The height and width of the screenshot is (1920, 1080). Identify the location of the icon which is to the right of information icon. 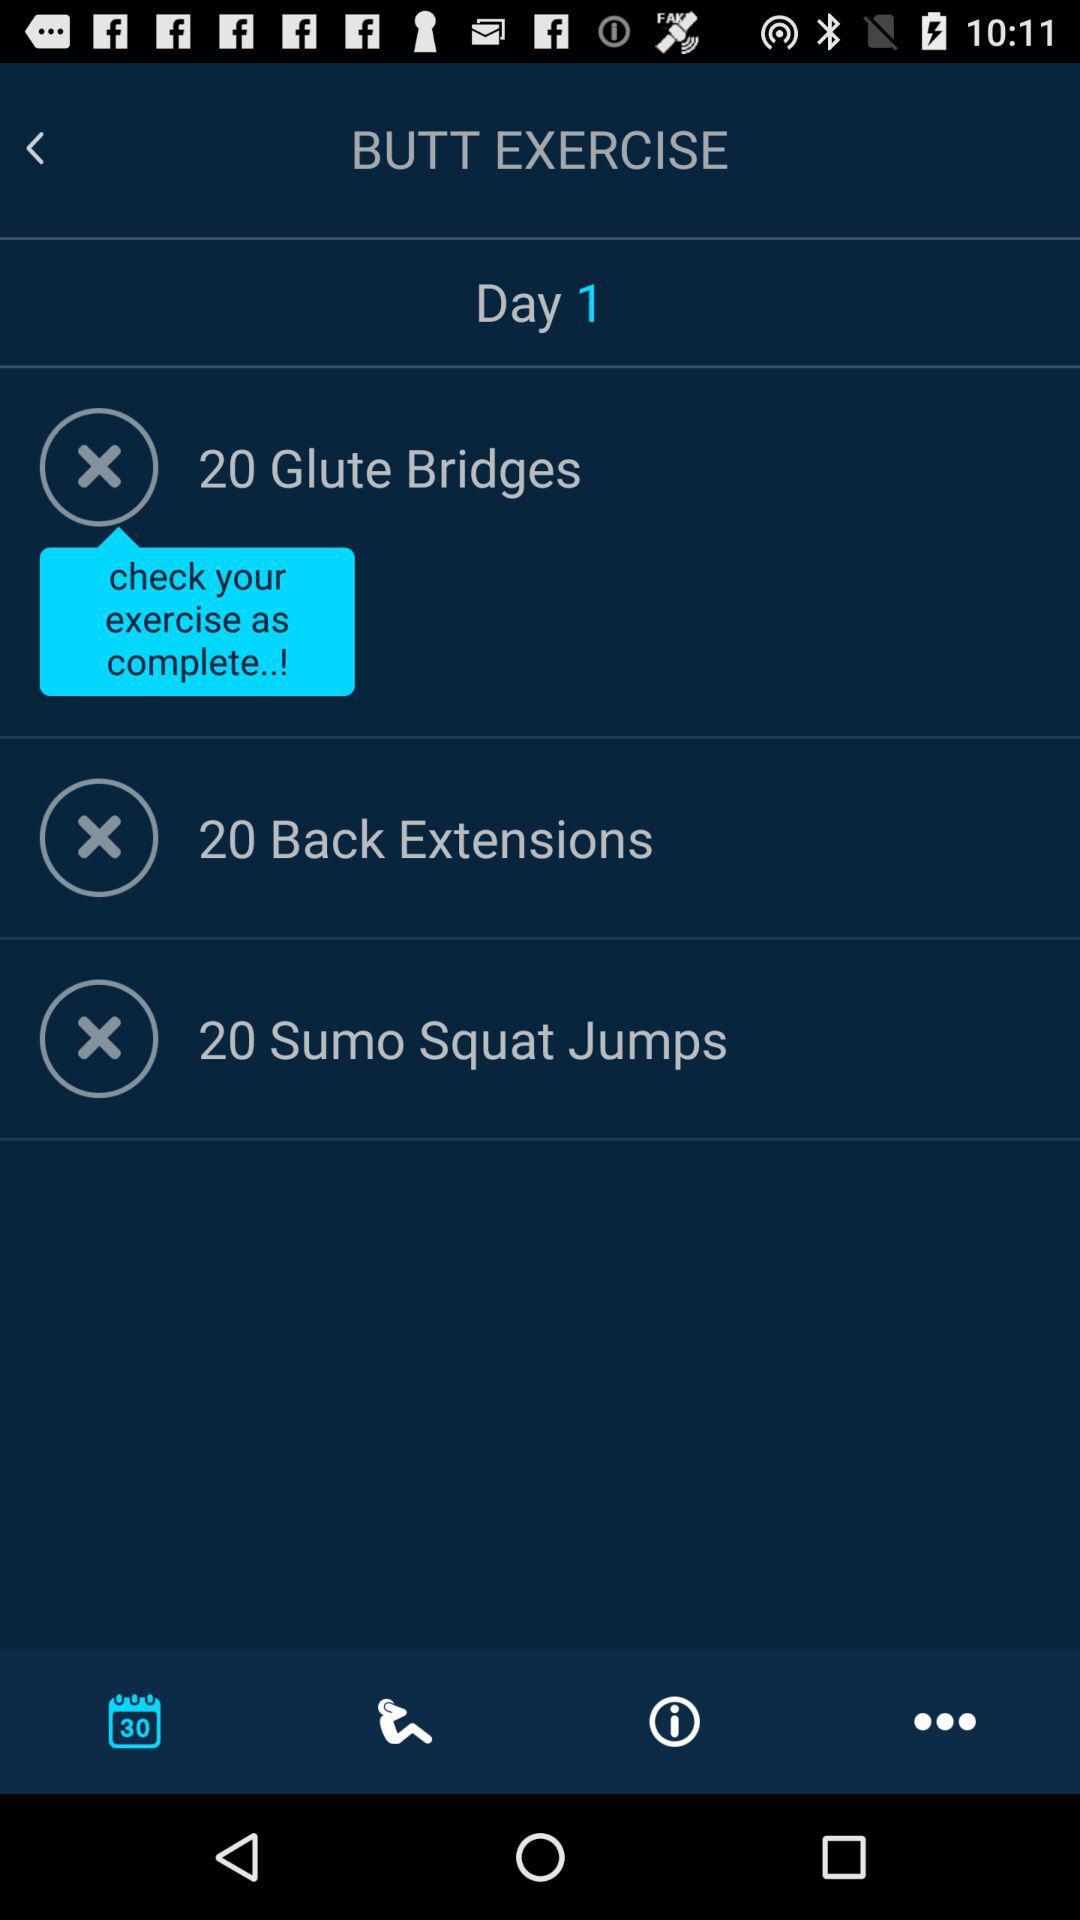
(945, 1720).